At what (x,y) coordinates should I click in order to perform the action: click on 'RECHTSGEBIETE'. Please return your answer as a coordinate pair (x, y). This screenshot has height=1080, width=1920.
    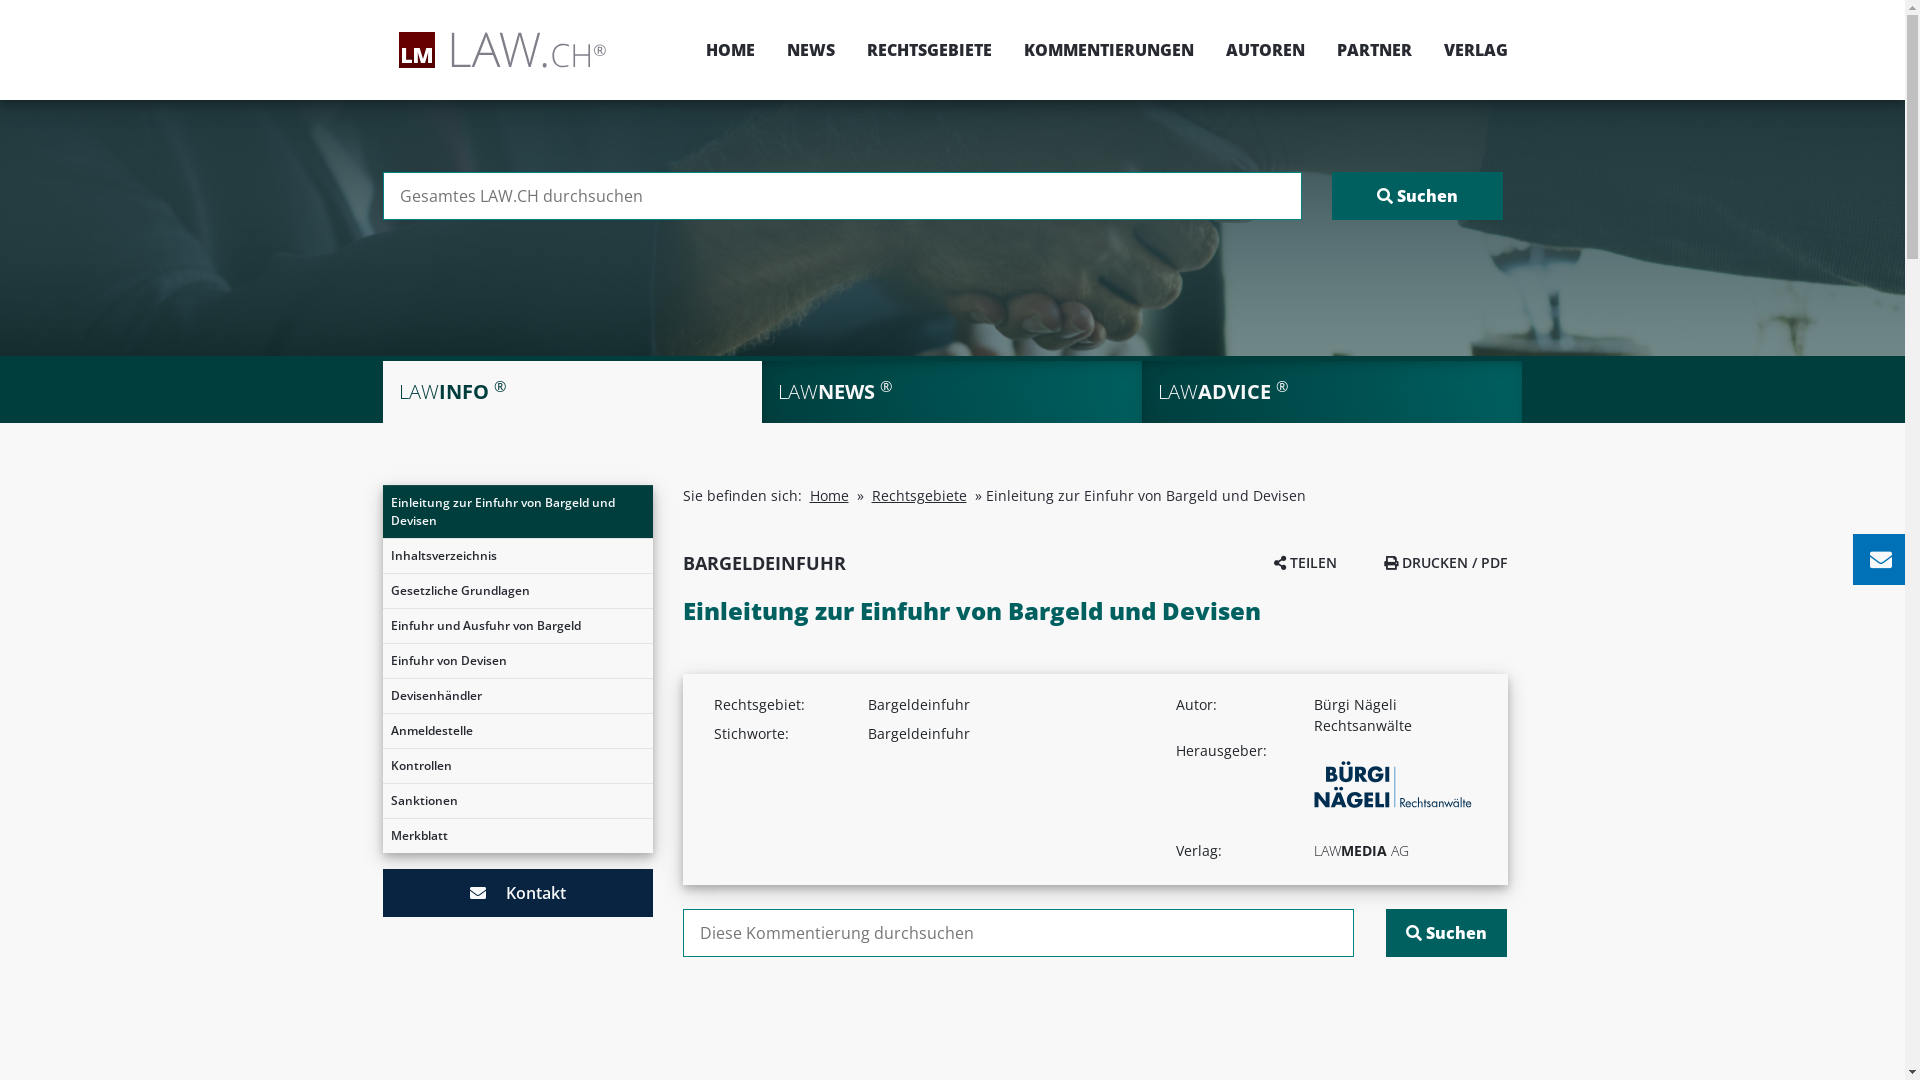
    Looking at the image, I should click on (927, 49).